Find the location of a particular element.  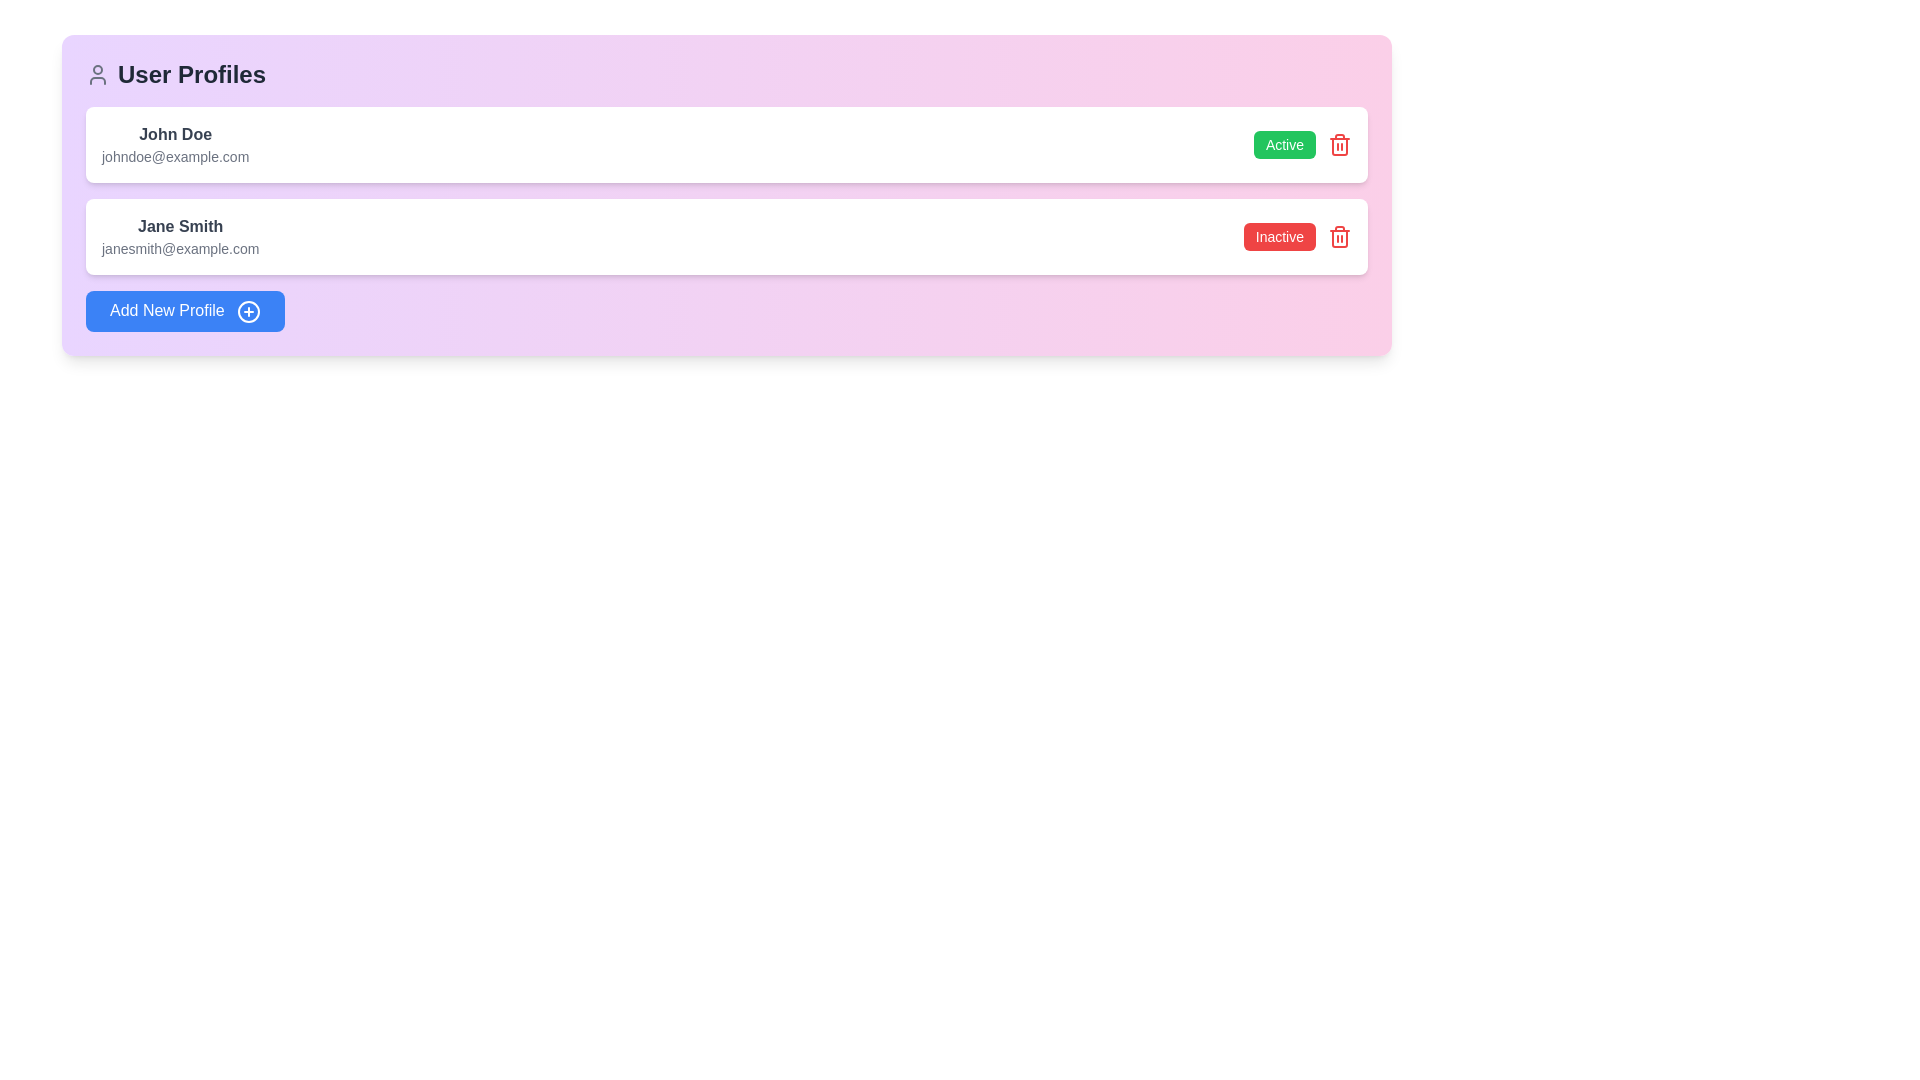

the Status label indicating the active status of the user profile for 'John Doe', located to the right of the trash icon and below 'User Profiles' is located at coordinates (1302, 144).